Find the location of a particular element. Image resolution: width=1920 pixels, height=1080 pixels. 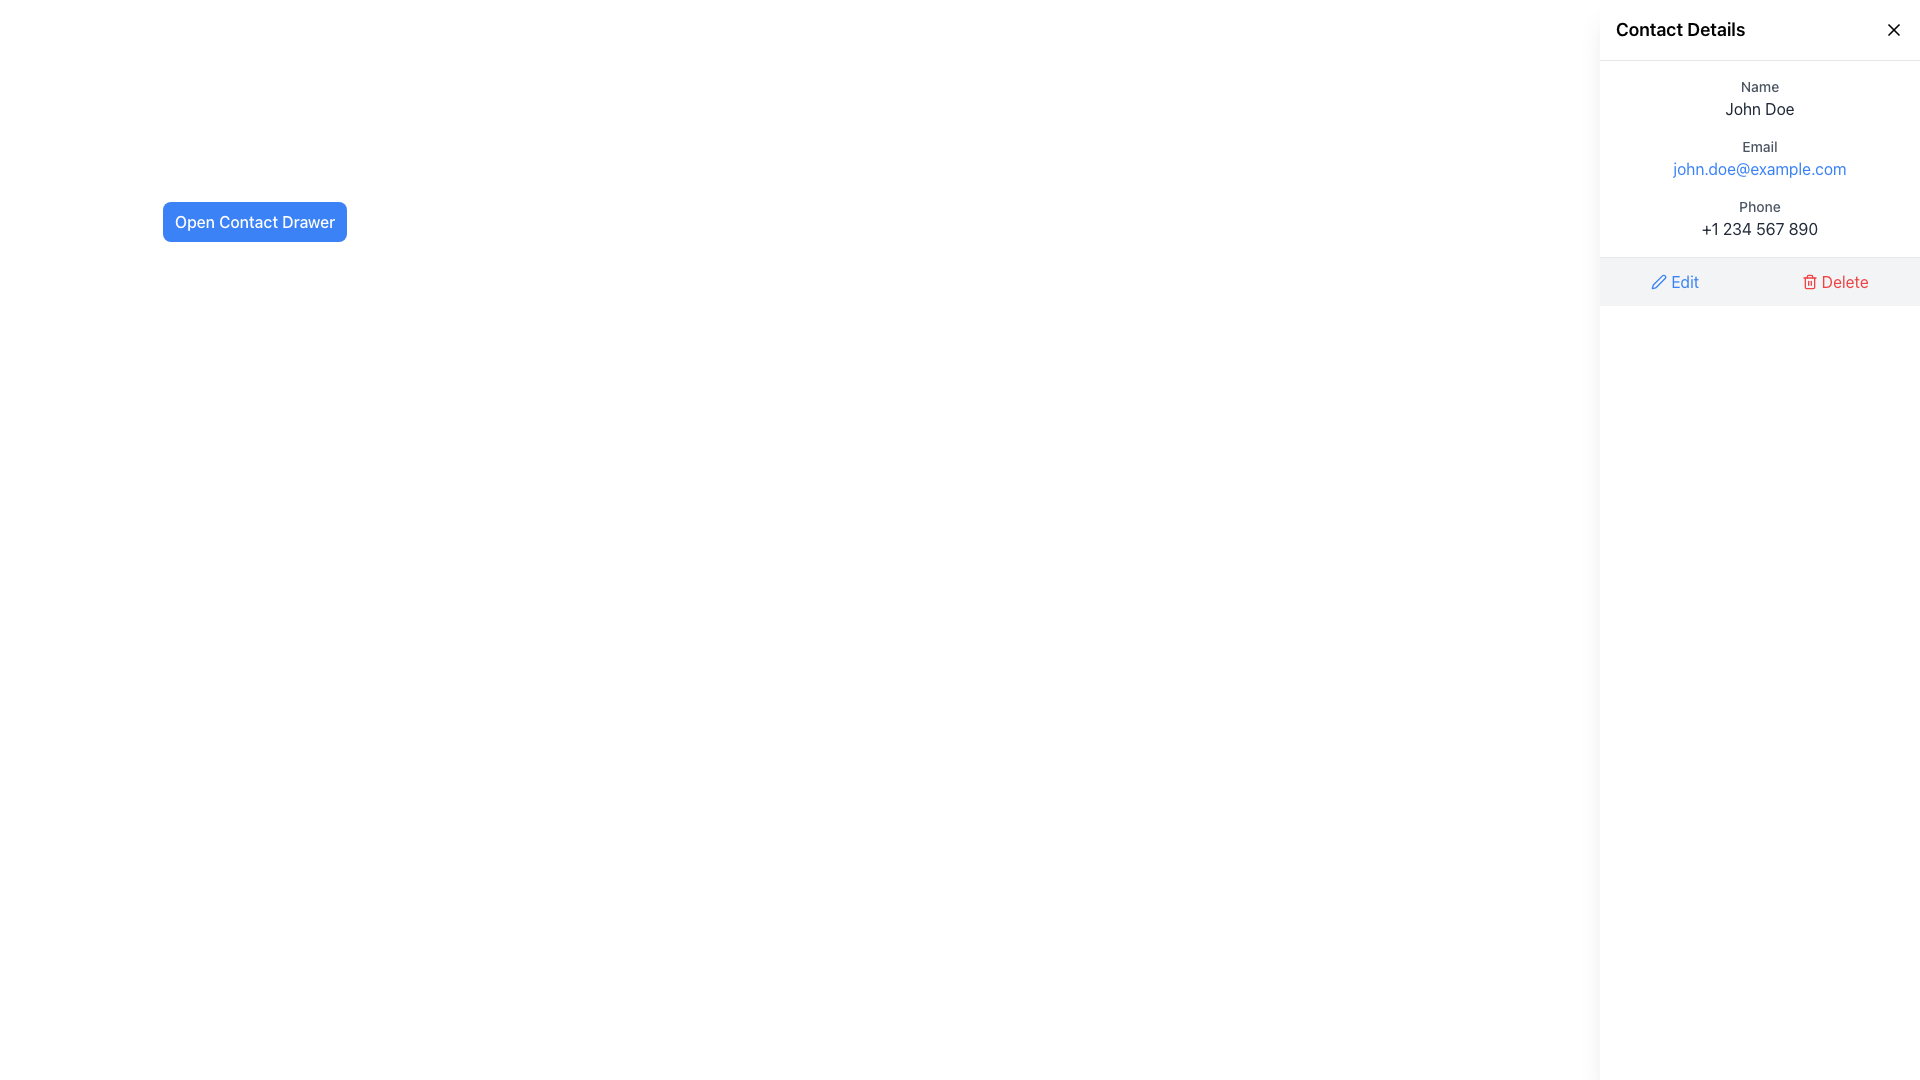

the second diagonal line of the 'X' graphic within the SVG component is located at coordinates (1893, 30).